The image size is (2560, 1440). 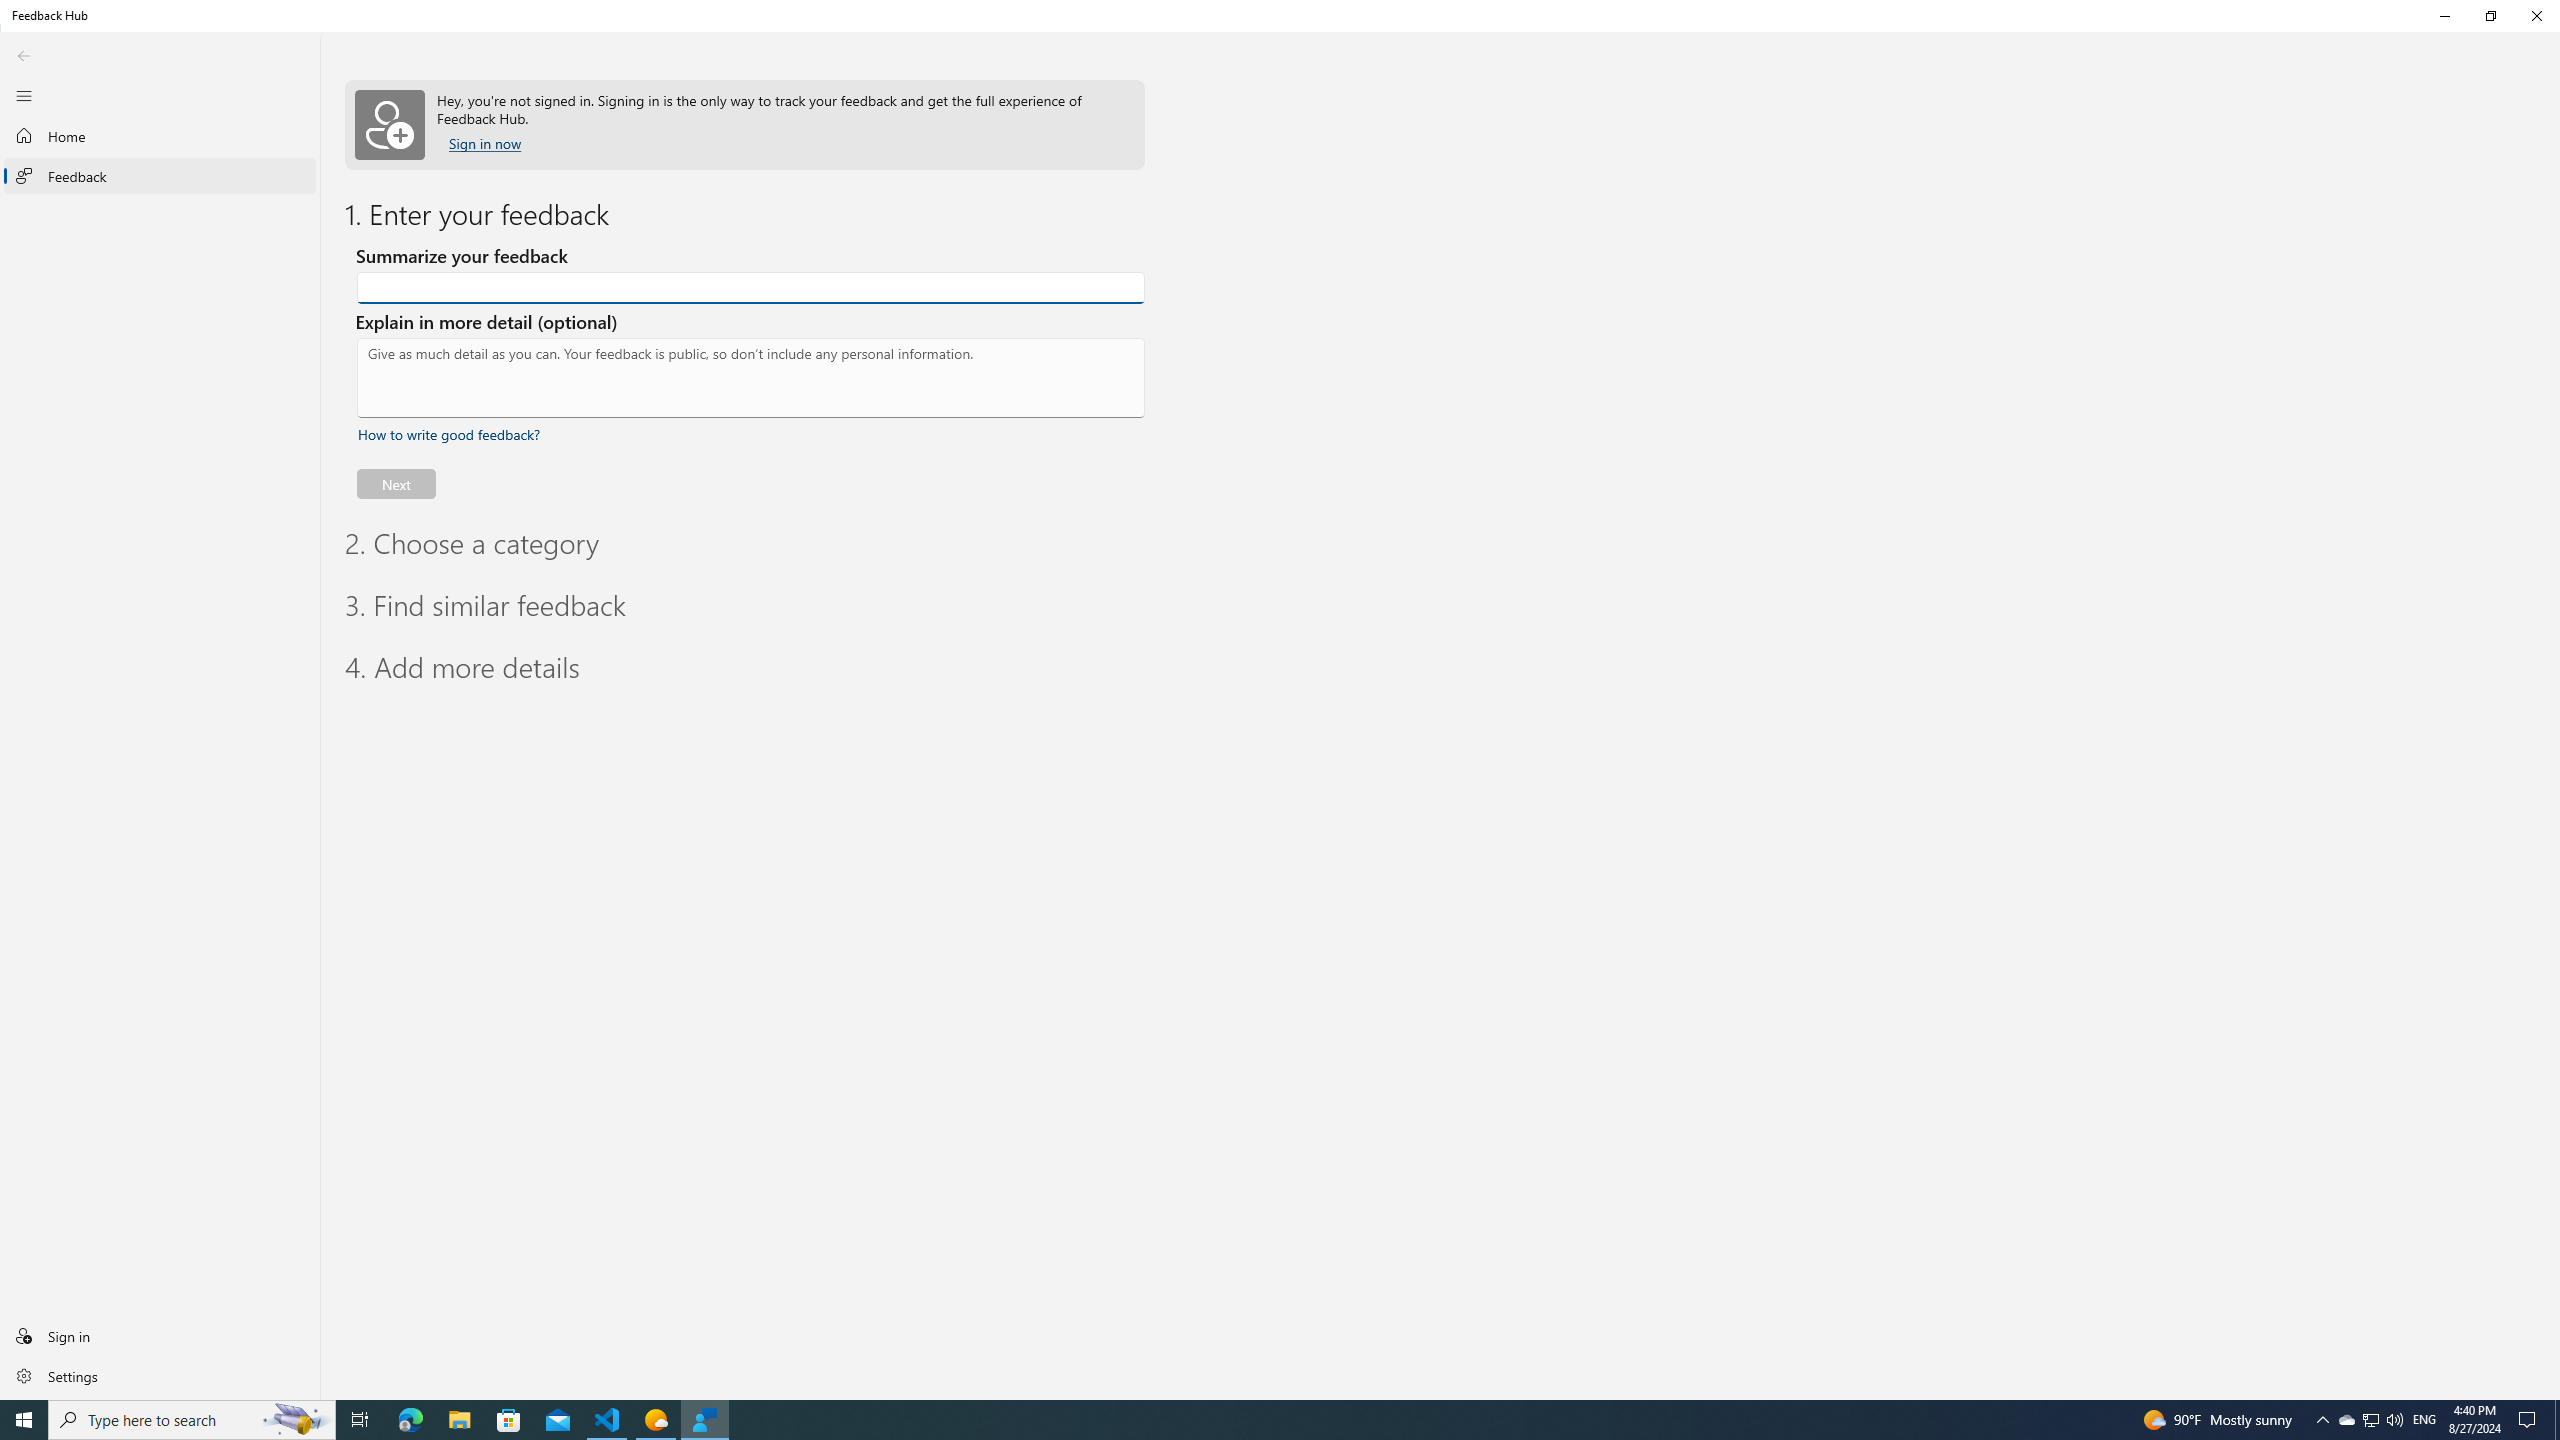 I want to click on 'Start', so click(x=24, y=1418).